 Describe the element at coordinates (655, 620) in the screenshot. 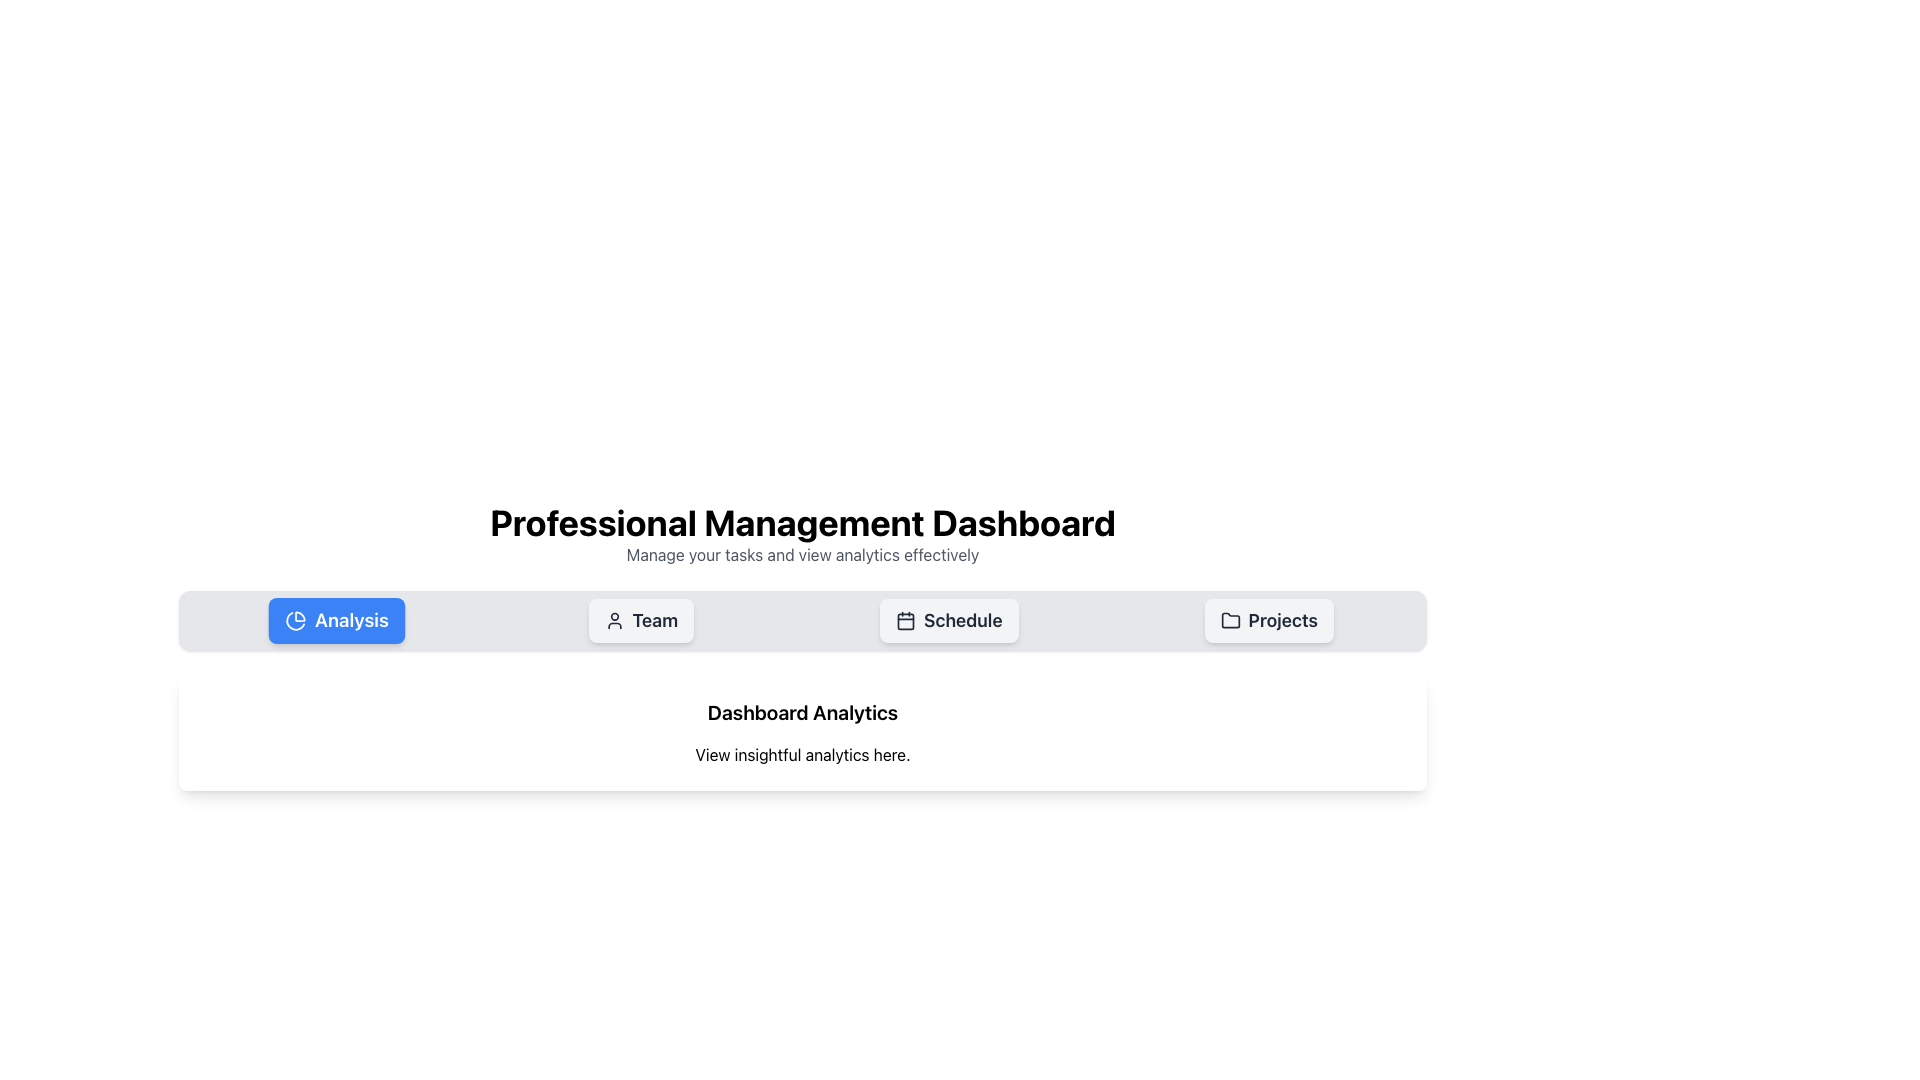

I see `the 'Team' text label within the 'Team' button, which is part of the navigation menu under the 'Professional Management Dashboard'` at that location.